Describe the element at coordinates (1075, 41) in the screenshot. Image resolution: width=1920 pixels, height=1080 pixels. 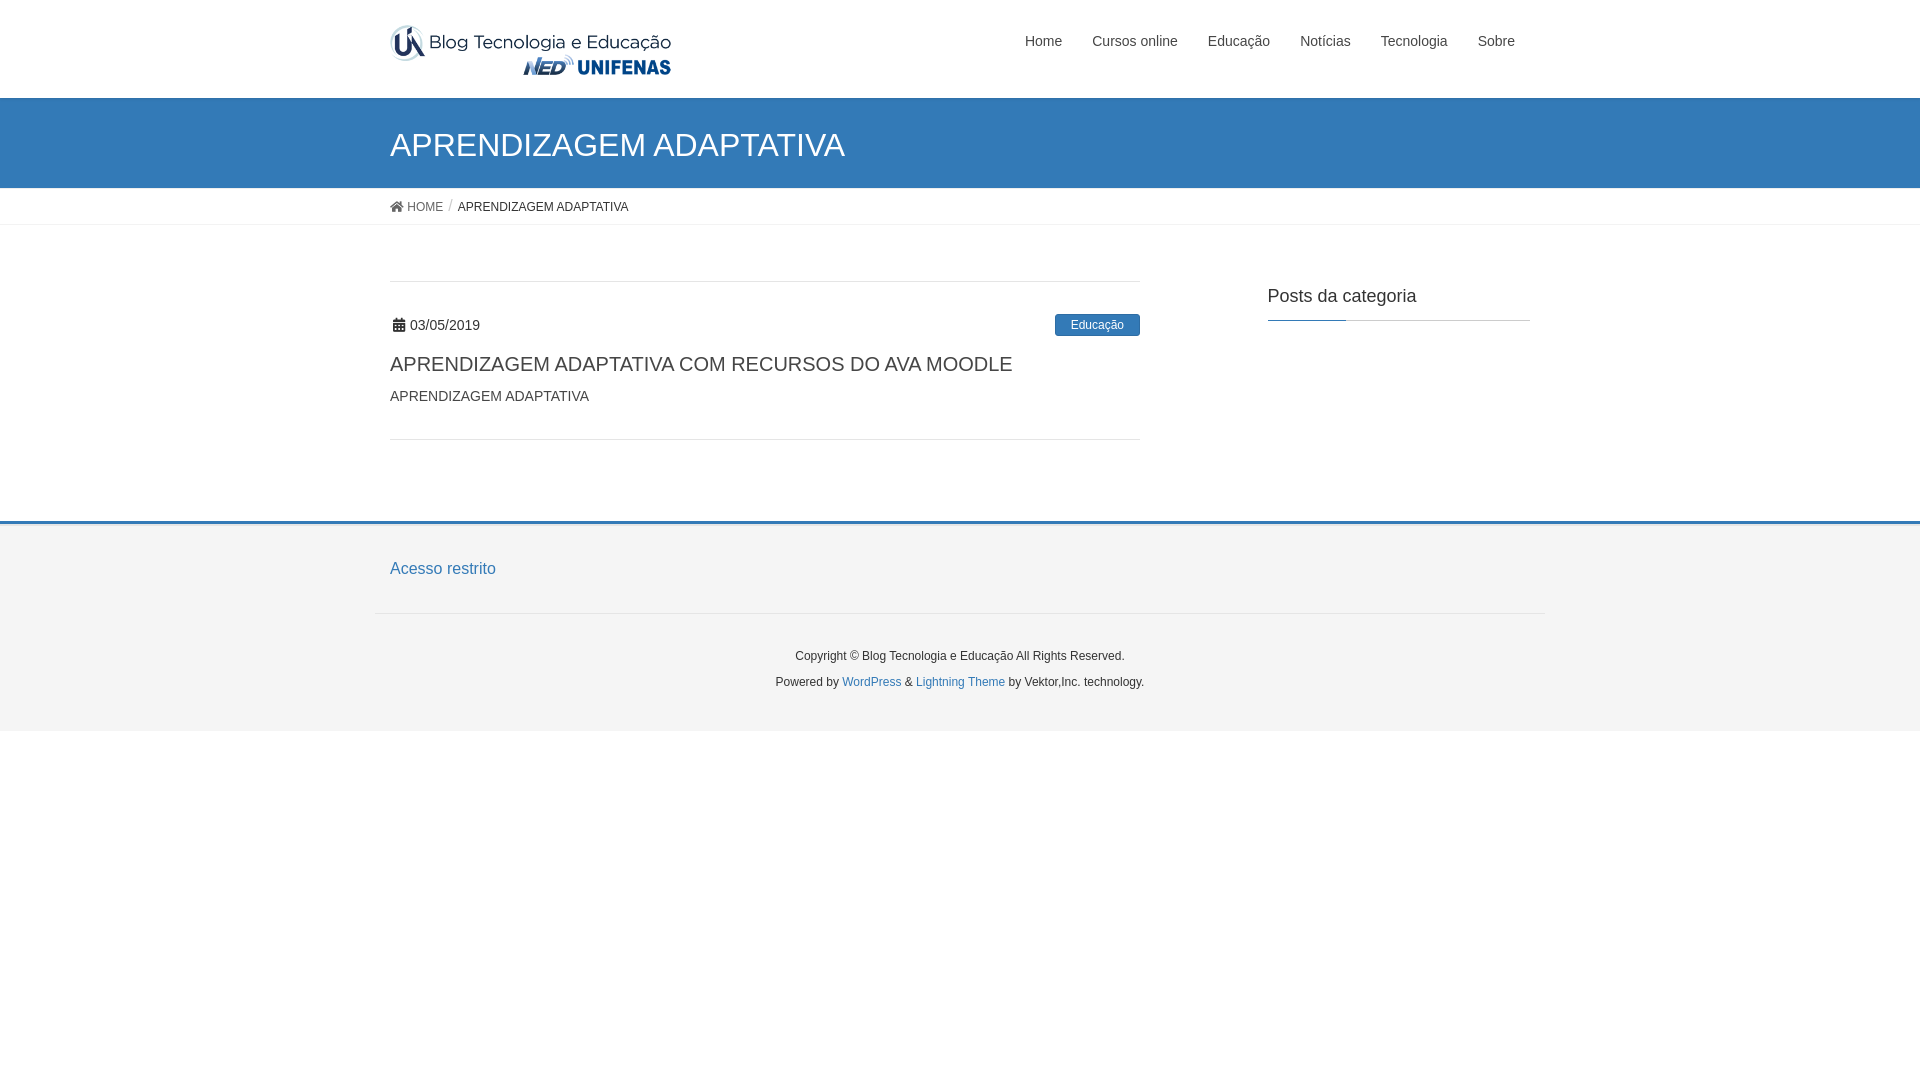
I see `'Cursos online'` at that location.